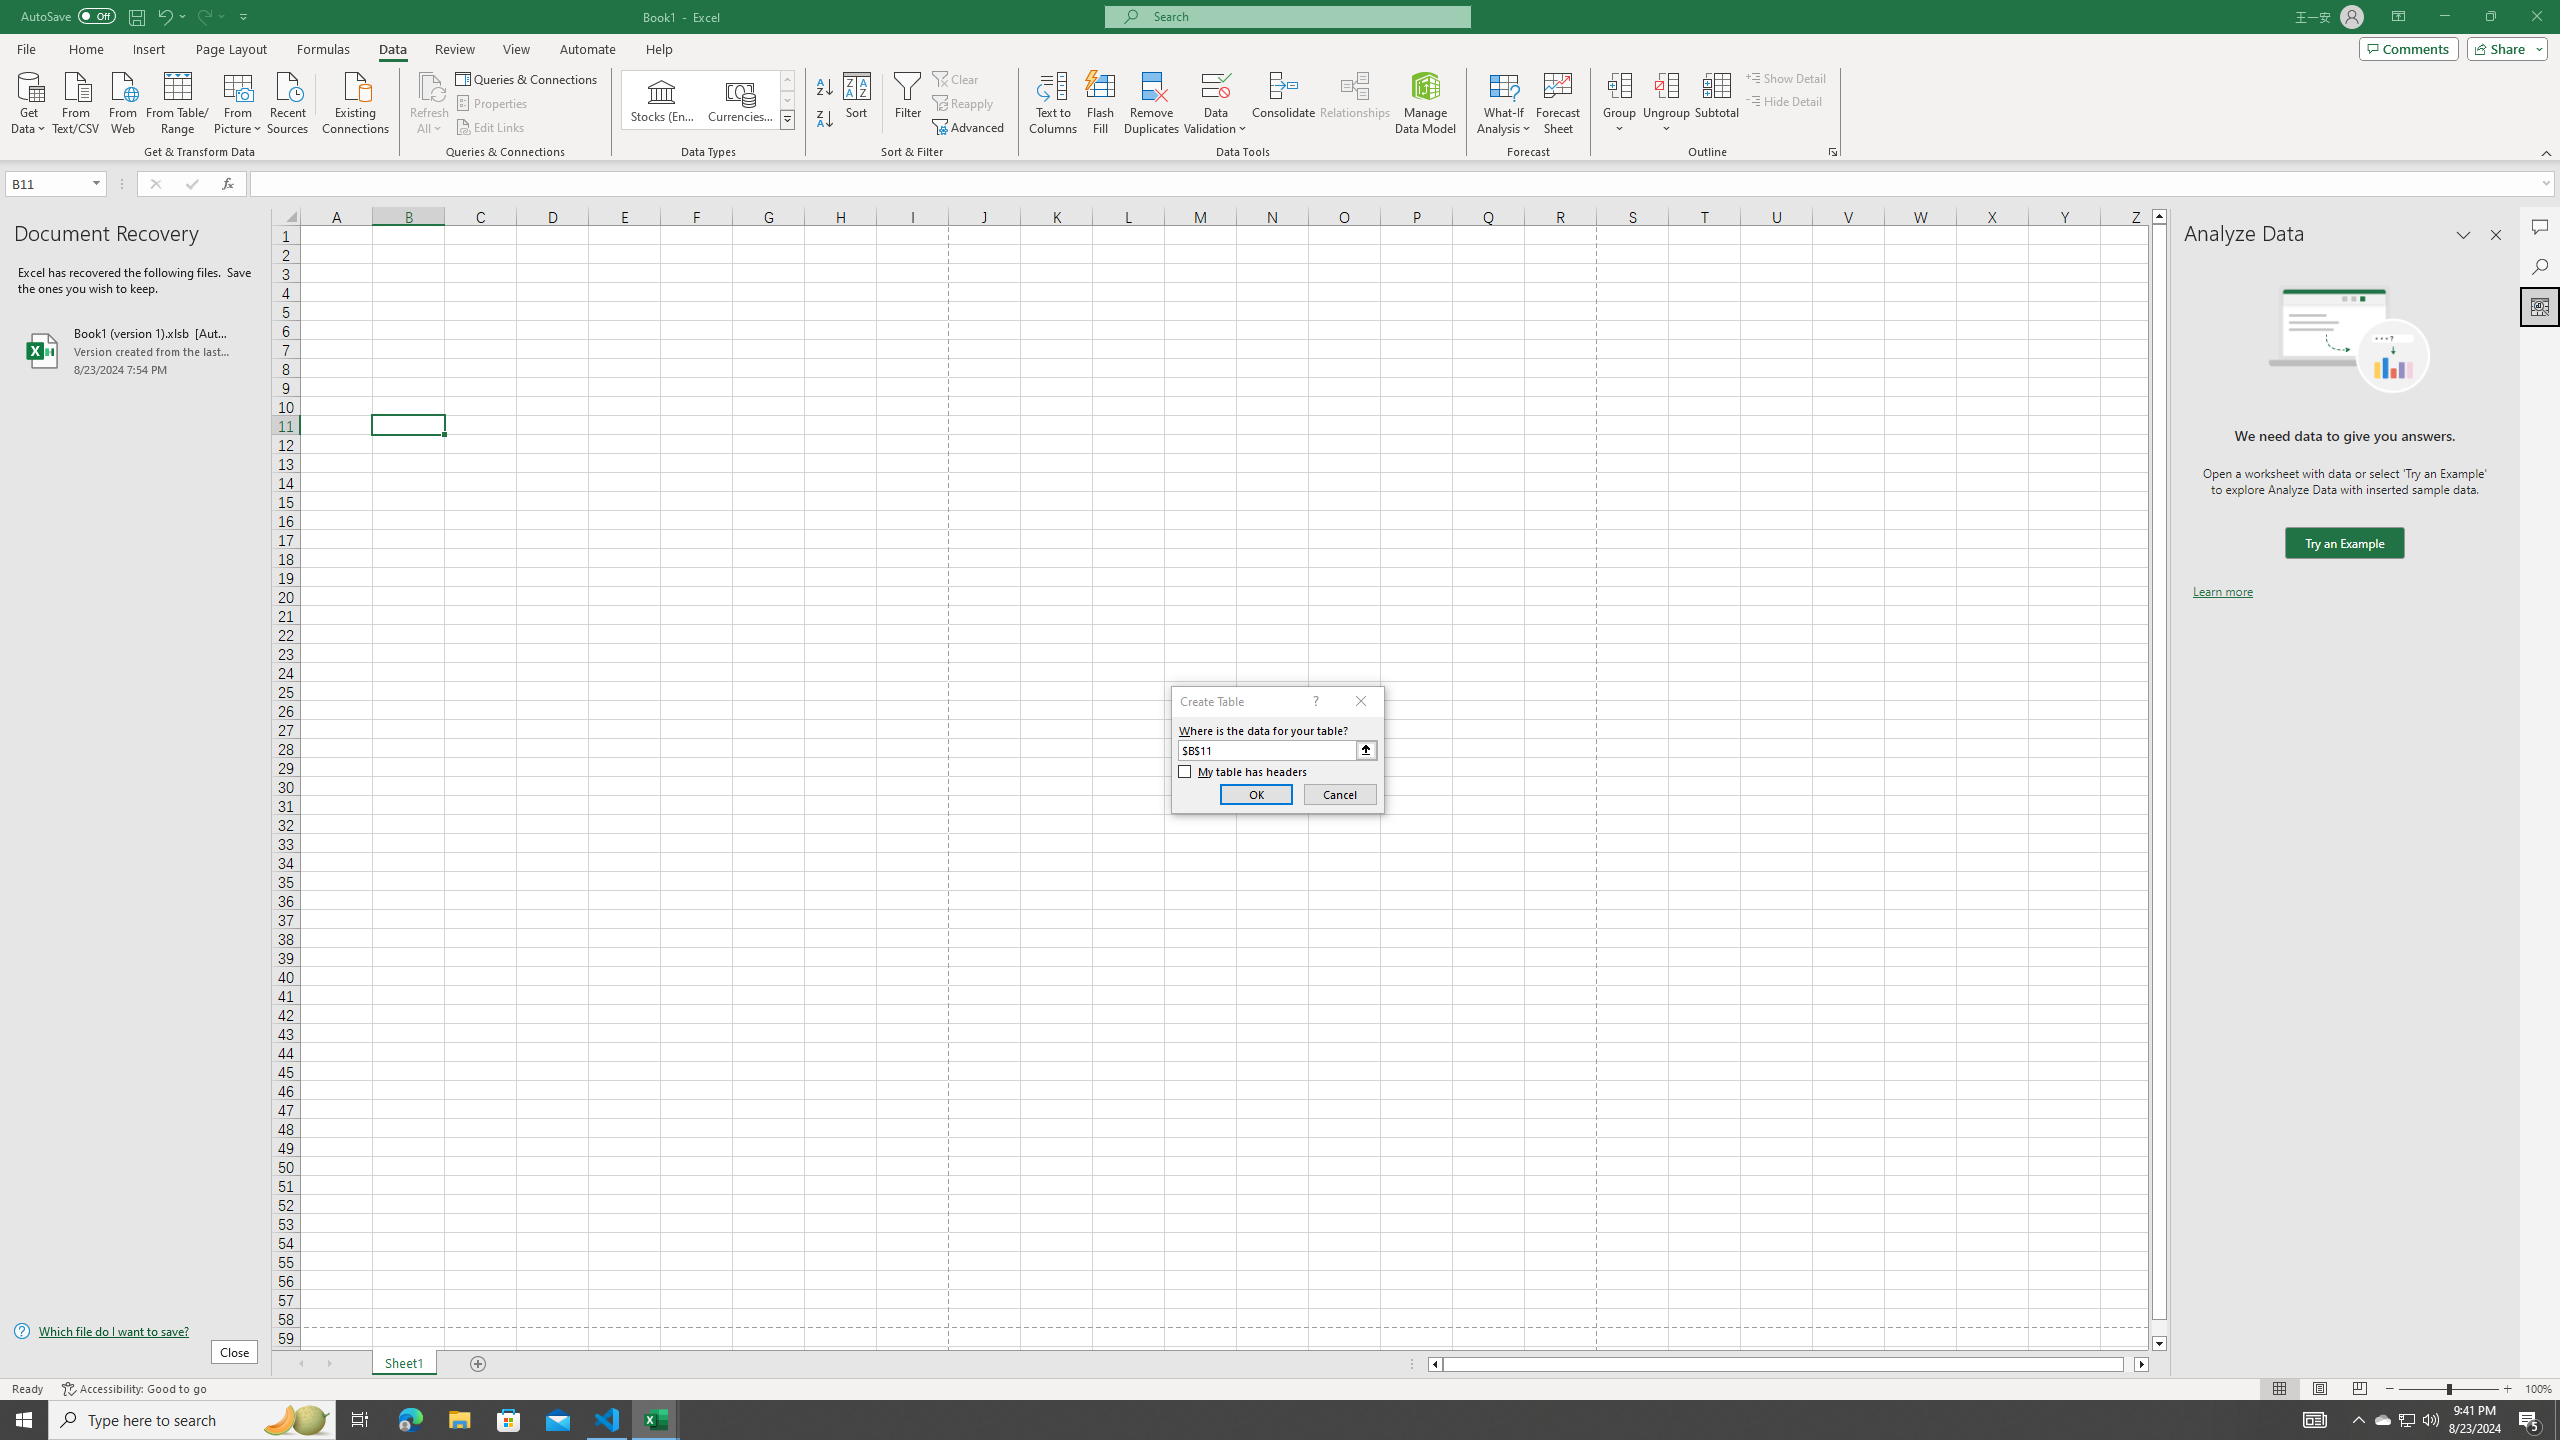  Describe the element at coordinates (493, 103) in the screenshot. I see `'Properties'` at that location.